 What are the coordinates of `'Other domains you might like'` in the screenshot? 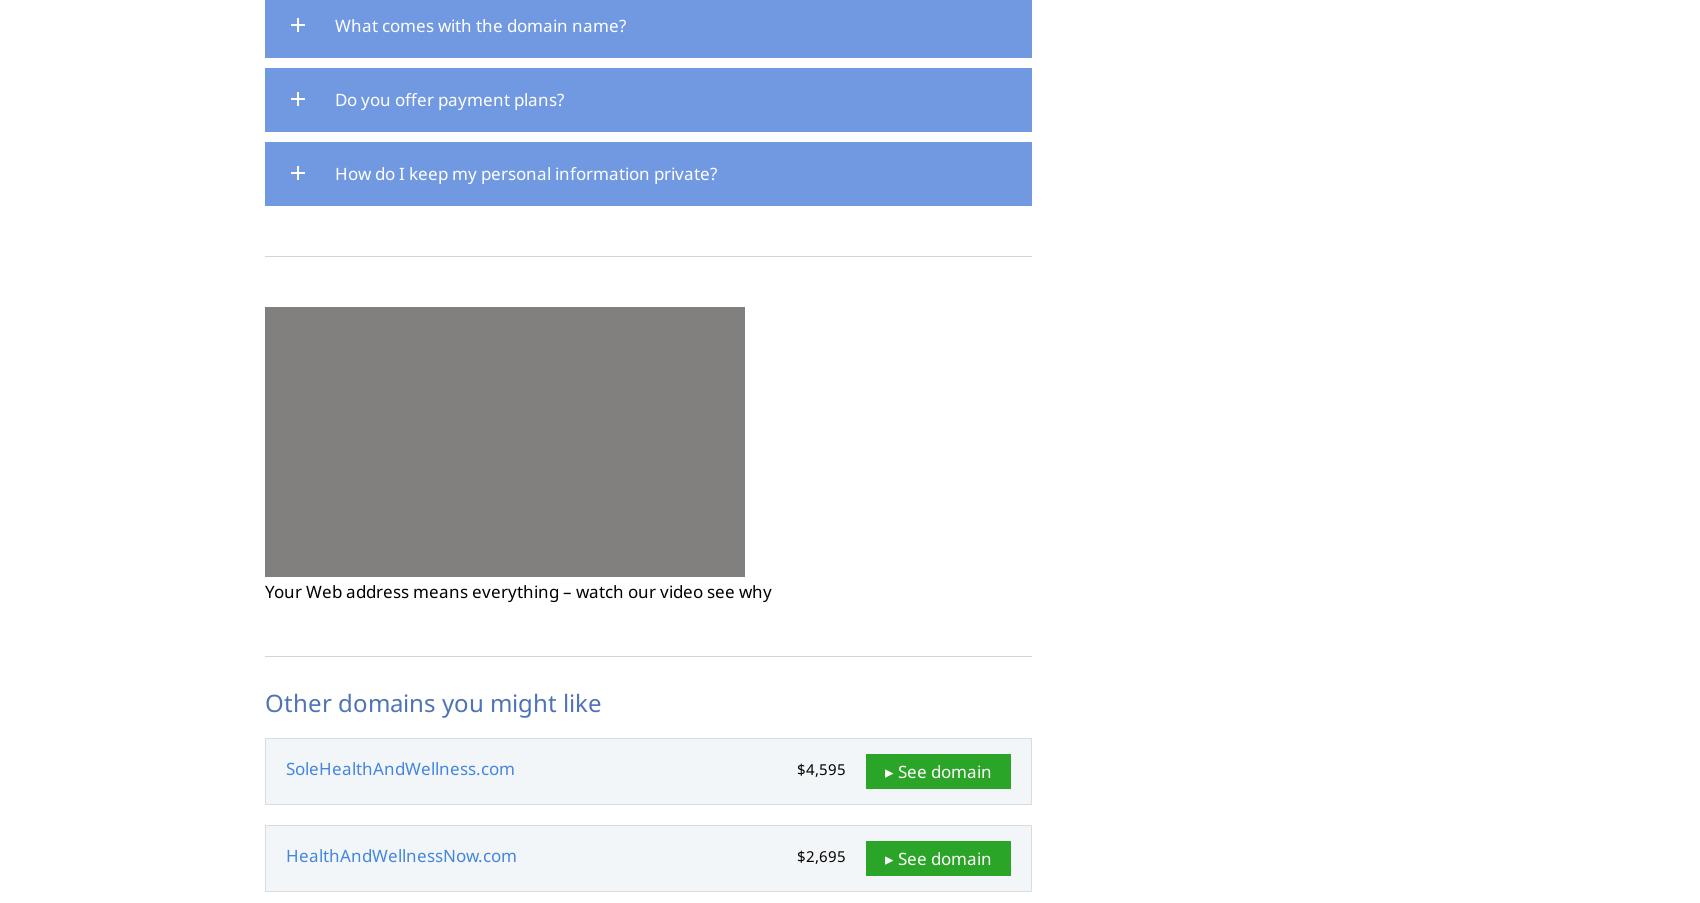 It's located at (433, 701).